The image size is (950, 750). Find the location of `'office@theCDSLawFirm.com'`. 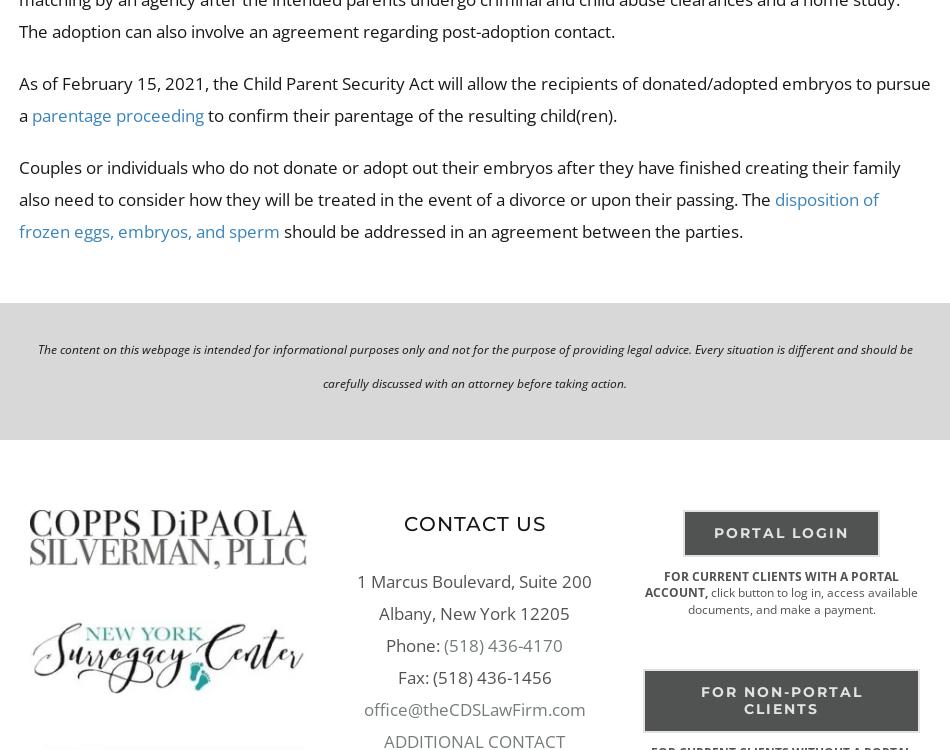

'office@theCDSLawFirm.com' is located at coordinates (472, 707).